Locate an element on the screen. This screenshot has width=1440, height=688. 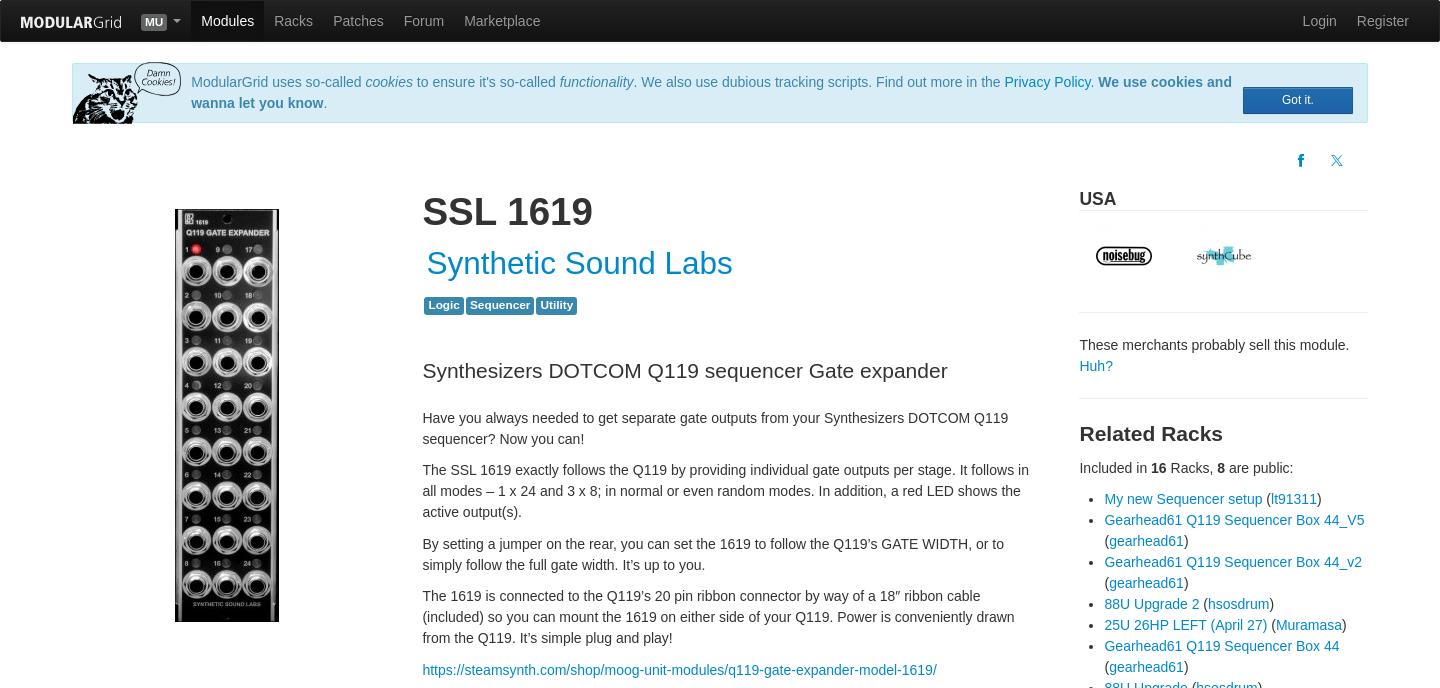
'https://steamsynth.com/shop/moog-unit-modules/q119-gate-expander-model-1619/' is located at coordinates (678, 668).